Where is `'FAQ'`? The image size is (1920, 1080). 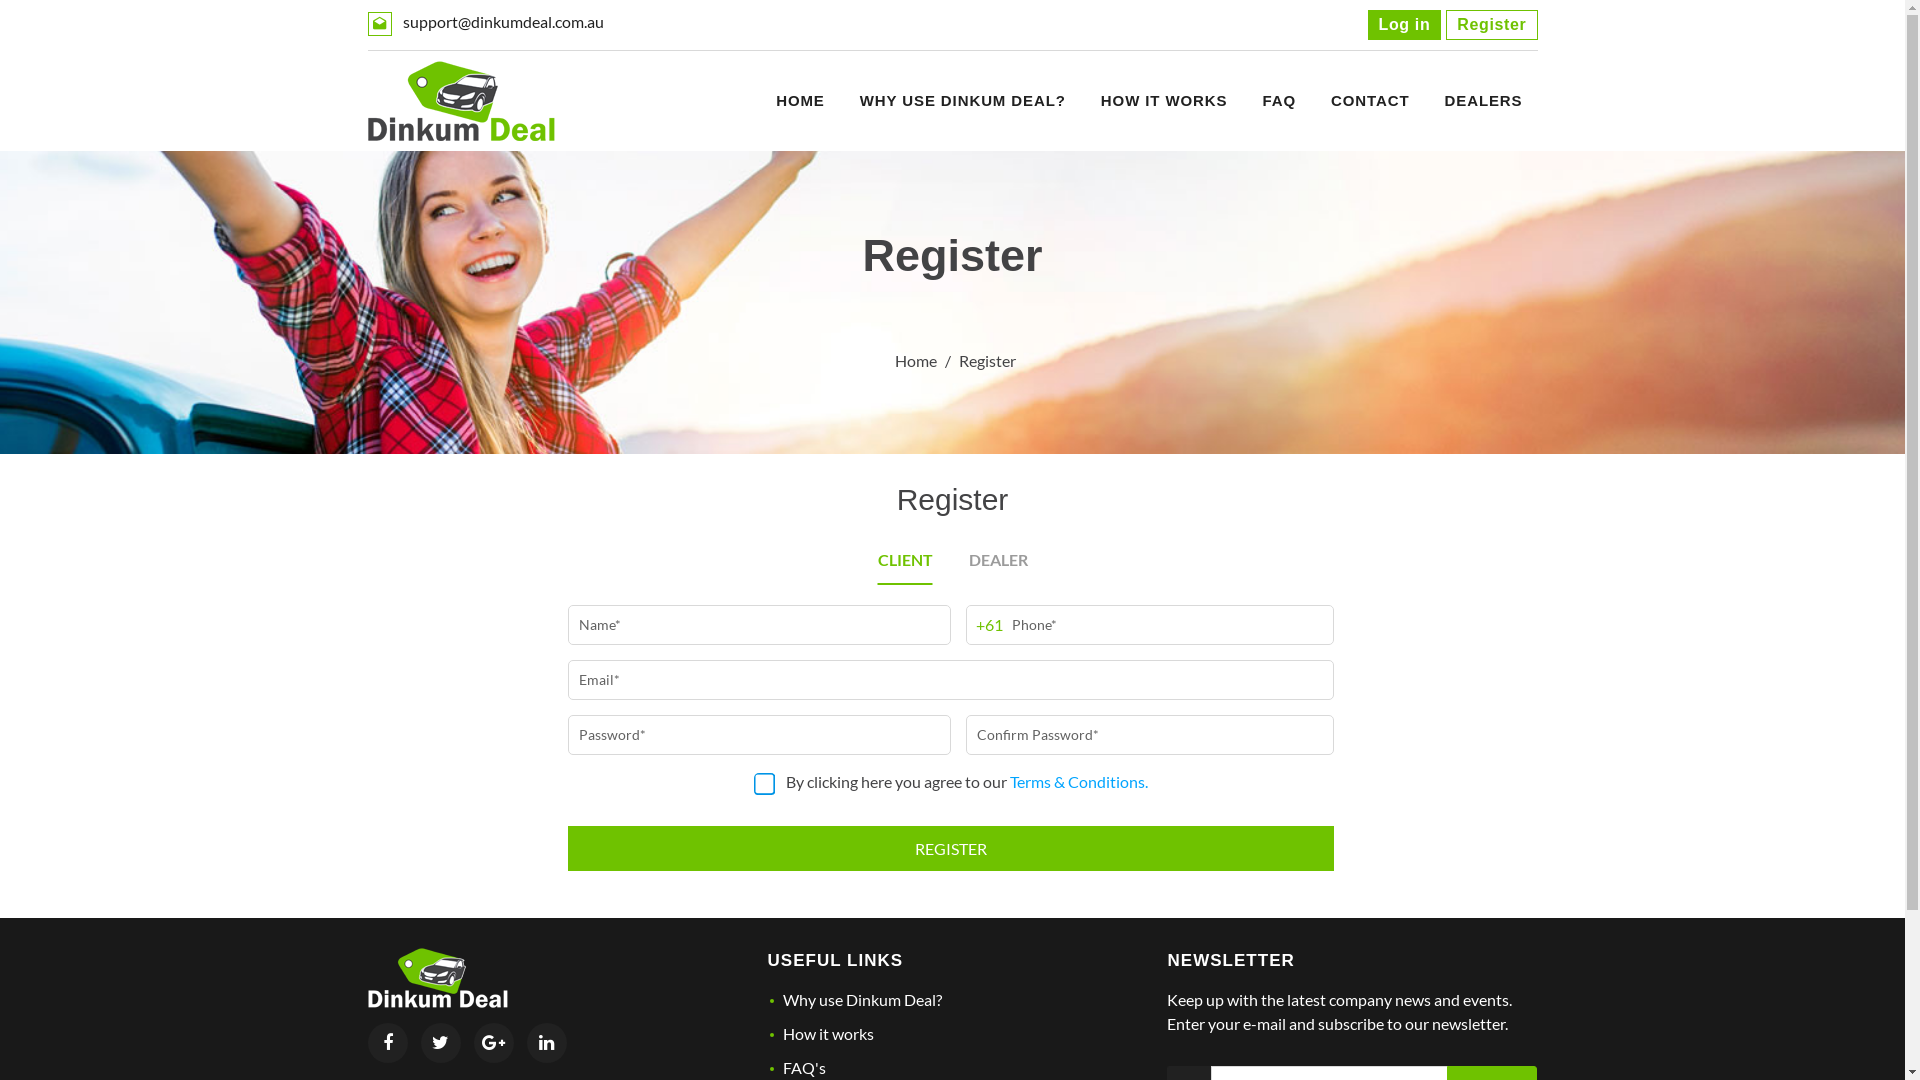
'FAQ' is located at coordinates (1277, 100).